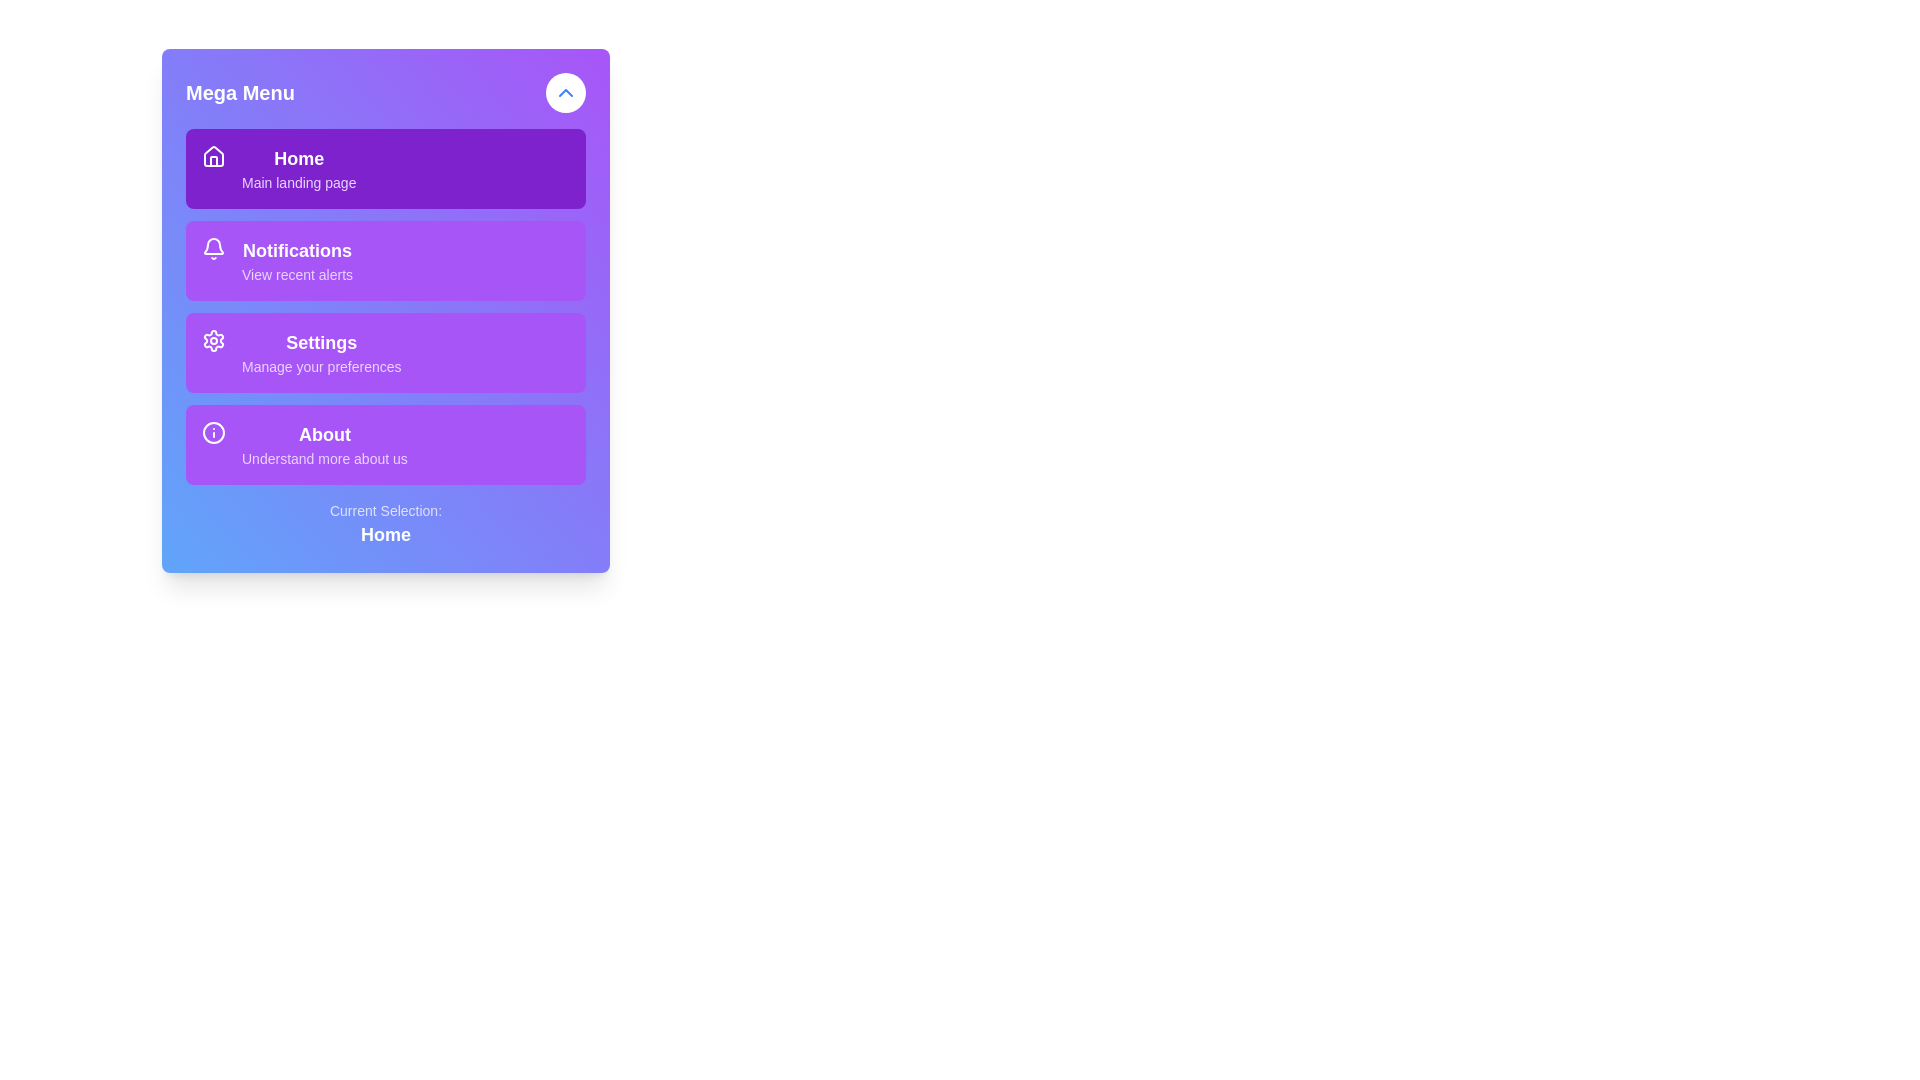 The width and height of the screenshot is (1920, 1080). I want to click on the 'Home' button in the Mega Menu, so click(385, 168).